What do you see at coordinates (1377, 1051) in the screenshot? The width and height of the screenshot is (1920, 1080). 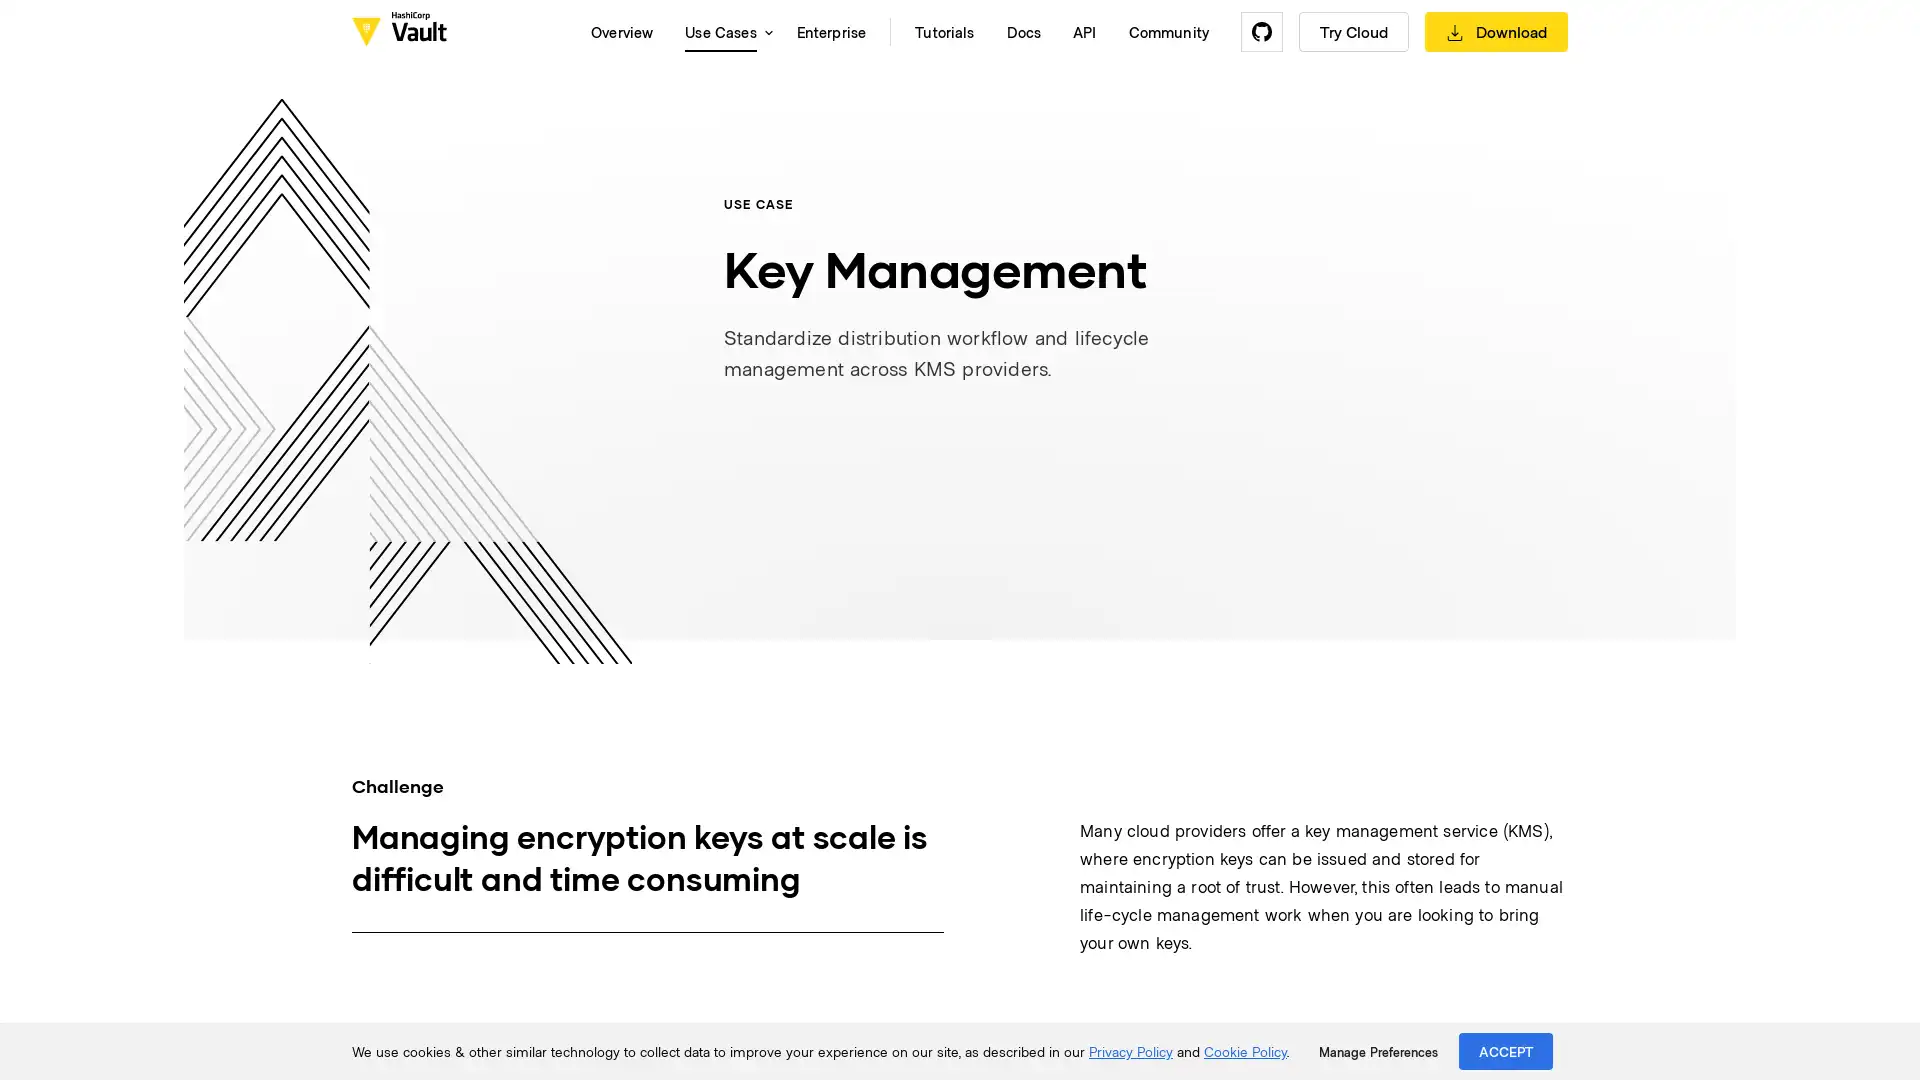 I see `Manage Preferences` at bounding box center [1377, 1051].